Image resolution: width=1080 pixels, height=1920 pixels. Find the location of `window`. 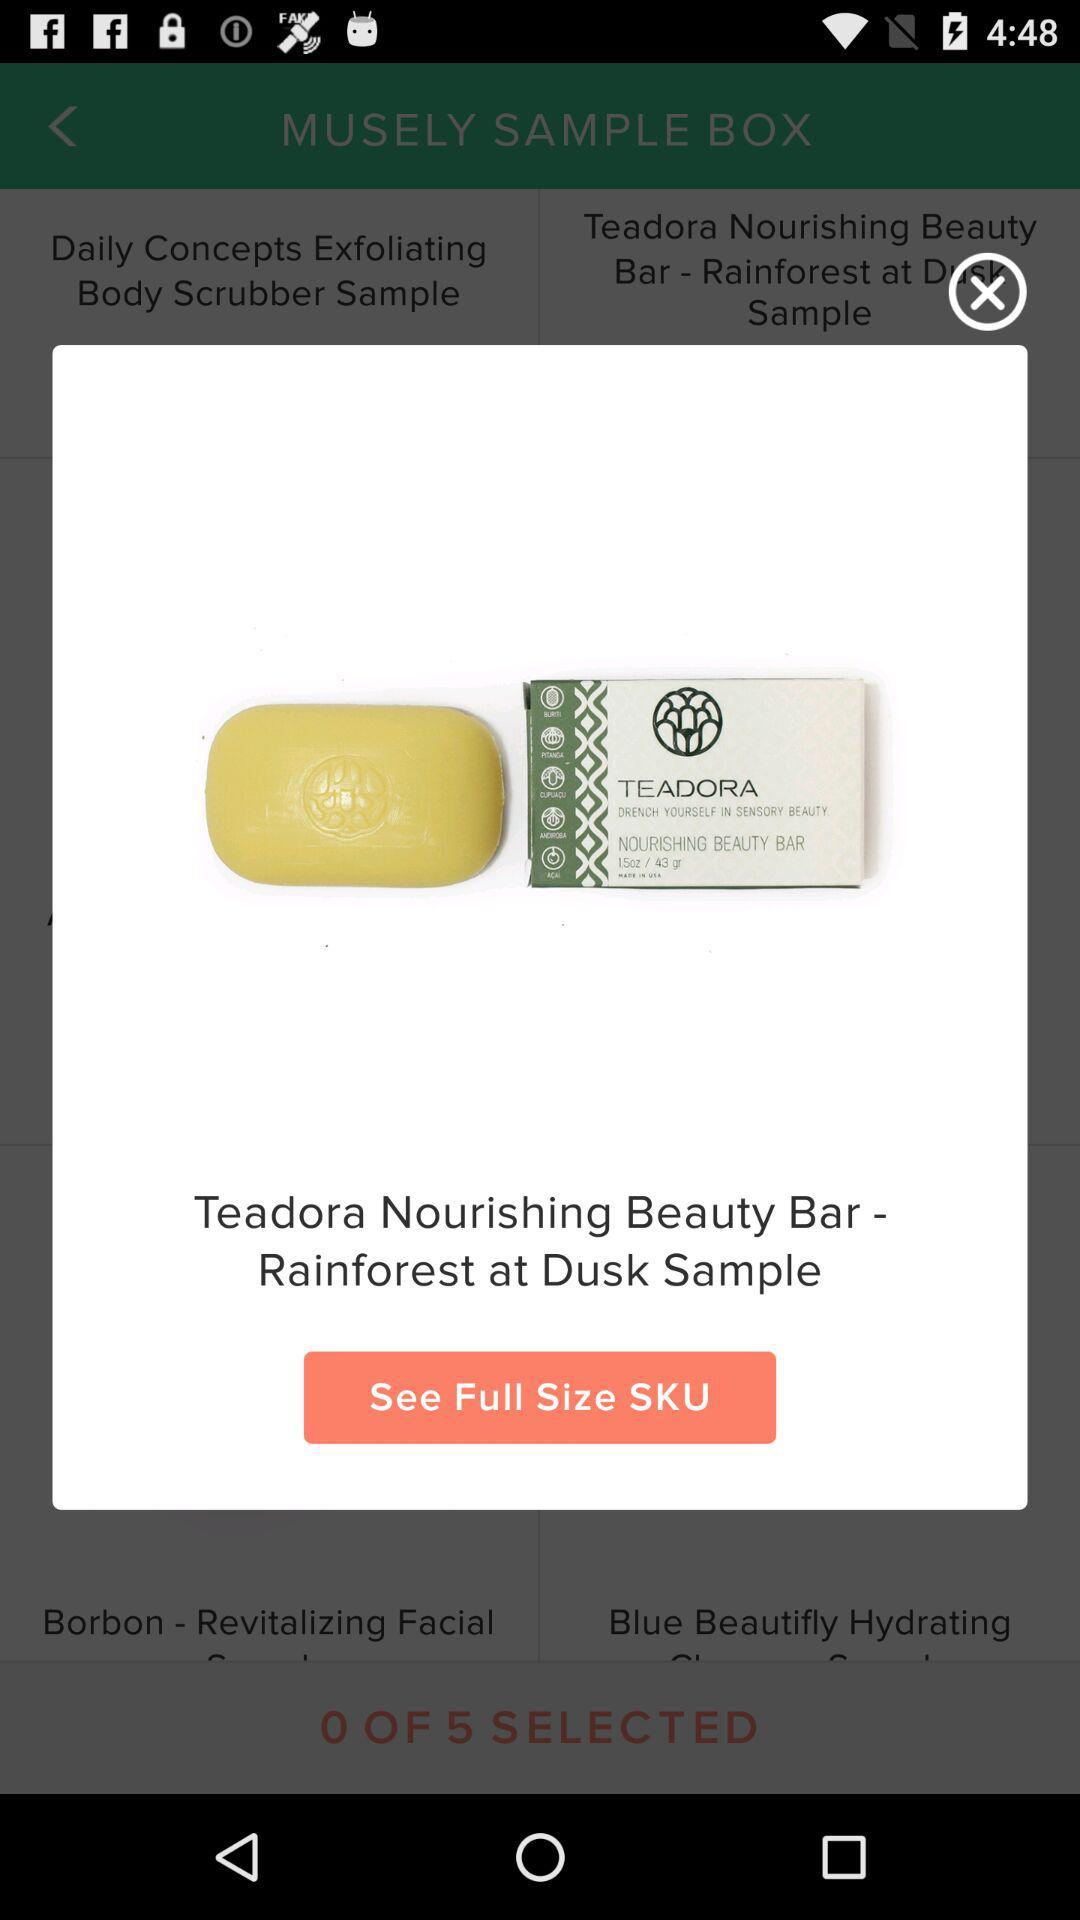

window is located at coordinates (987, 291).